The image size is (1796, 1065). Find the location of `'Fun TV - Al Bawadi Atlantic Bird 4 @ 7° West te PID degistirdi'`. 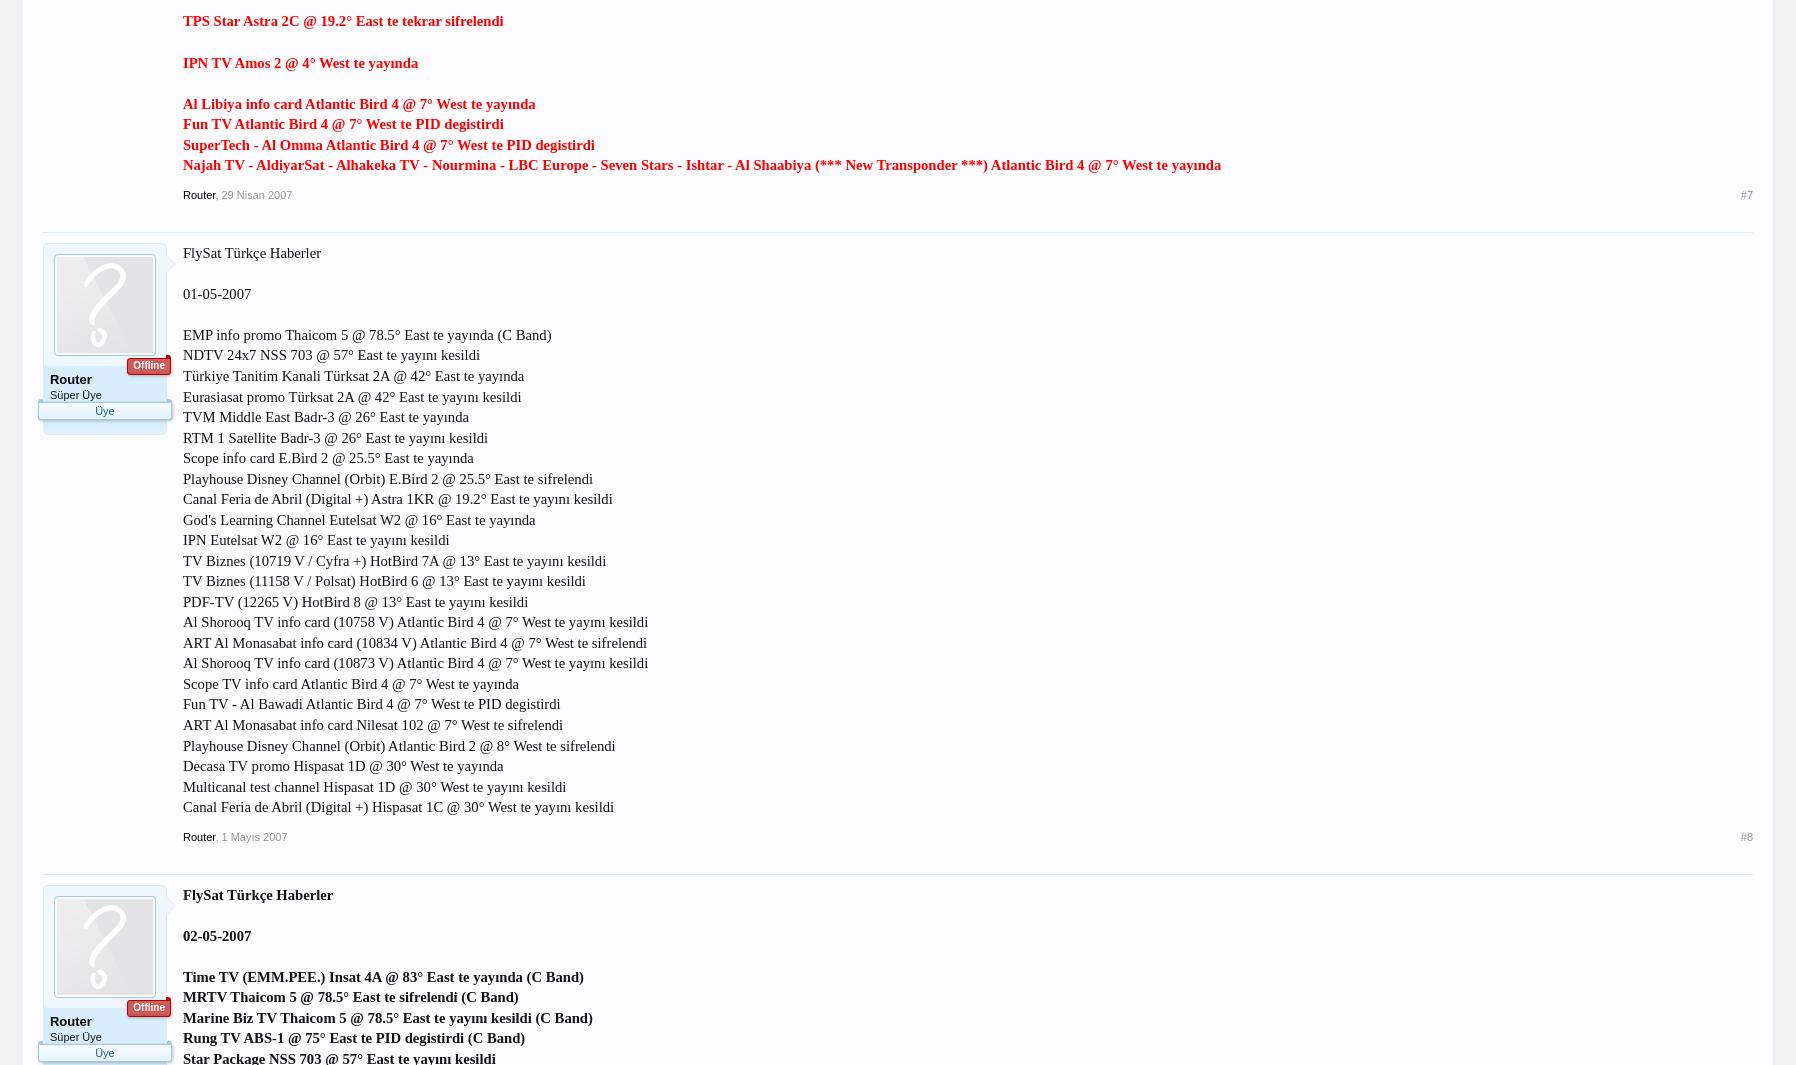

'Fun TV - Al Bawadi Atlantic Bird 4 @ 7° West te PID degistirdi' is located at coordinates (180, 703).